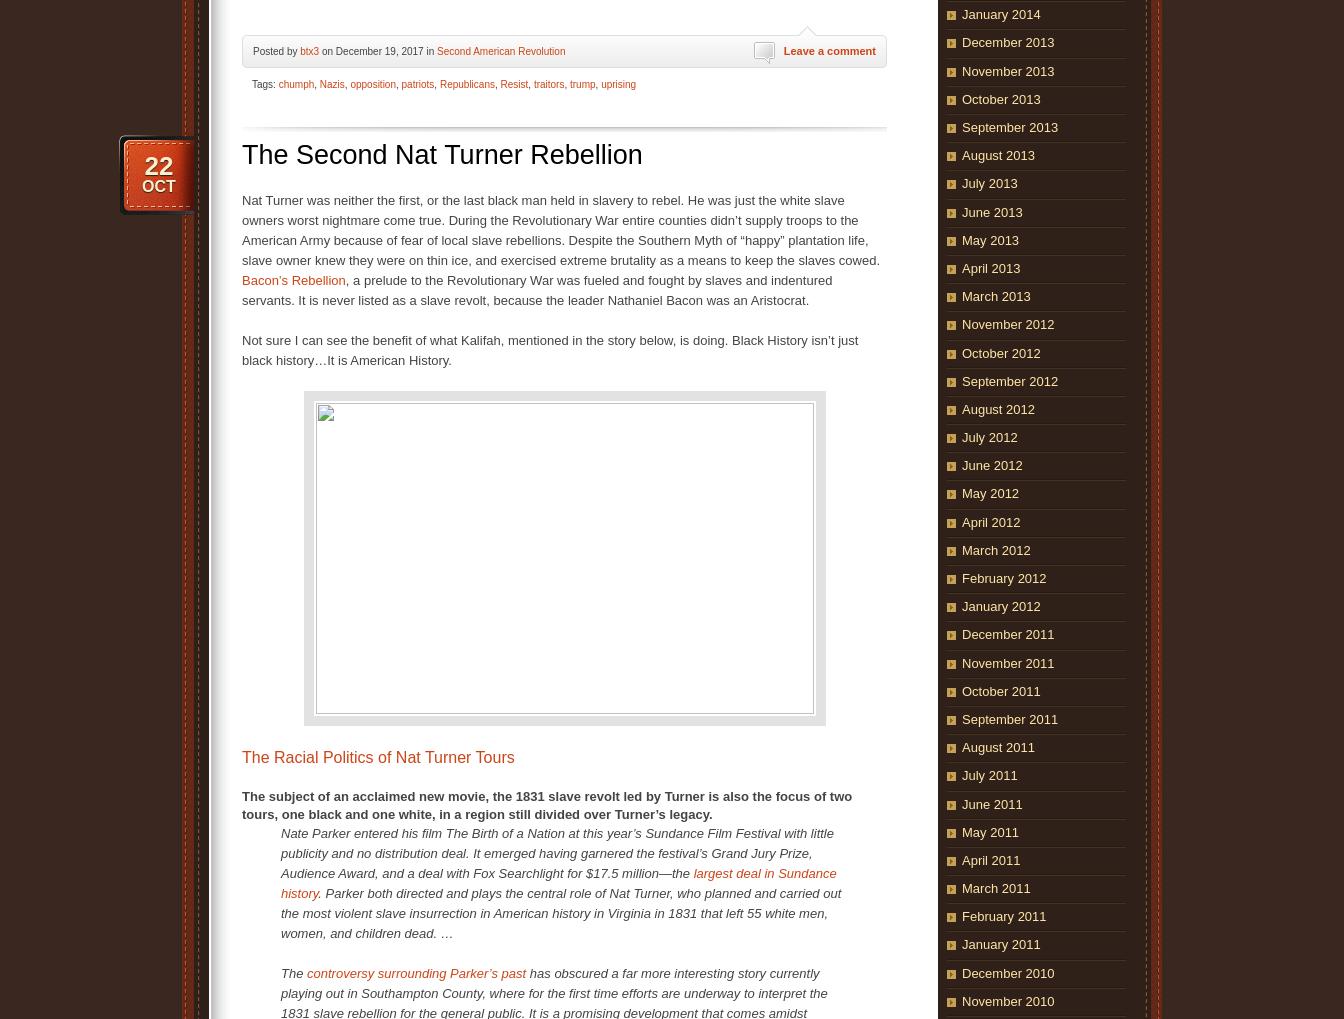 The height and width of the screenshot is (1019, 1344). What do you see at coordinates (513, 83) in the screenshot?
I see `'Resist'` at bounding box center [513, 83].